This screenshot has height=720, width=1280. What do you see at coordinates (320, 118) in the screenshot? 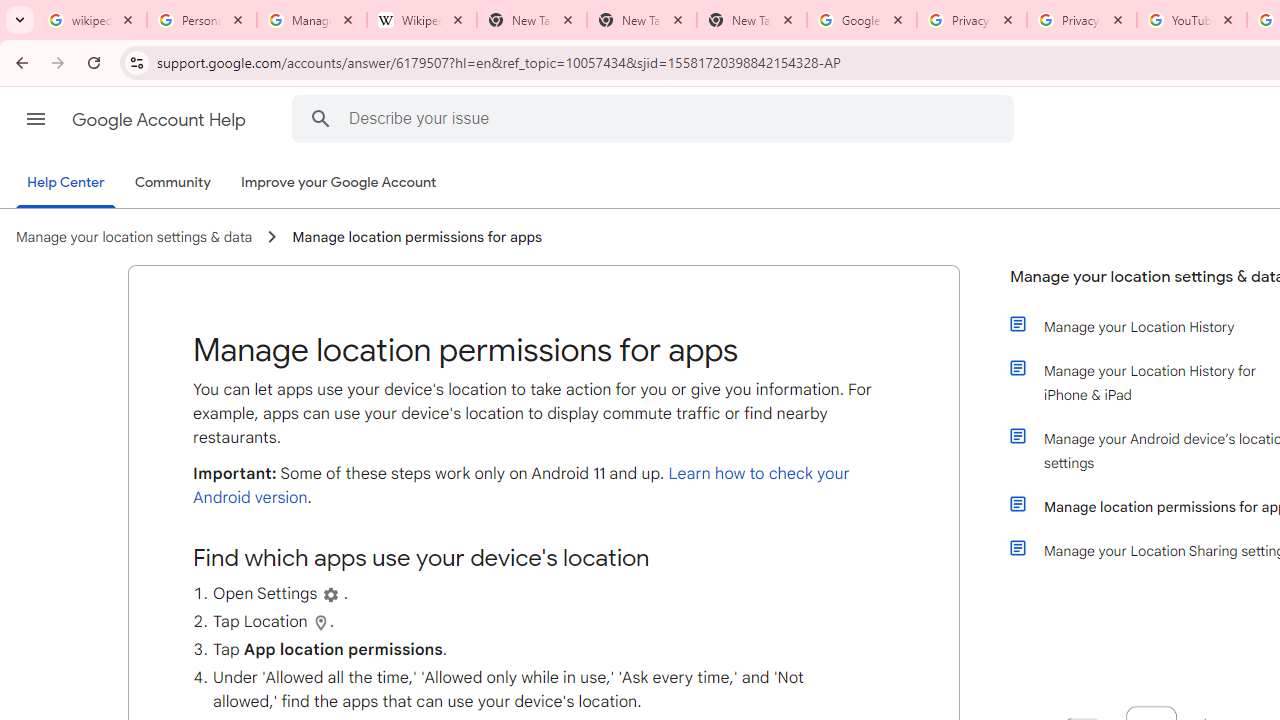
I see `'Search Help Center'` at bounding box center [320, 118].